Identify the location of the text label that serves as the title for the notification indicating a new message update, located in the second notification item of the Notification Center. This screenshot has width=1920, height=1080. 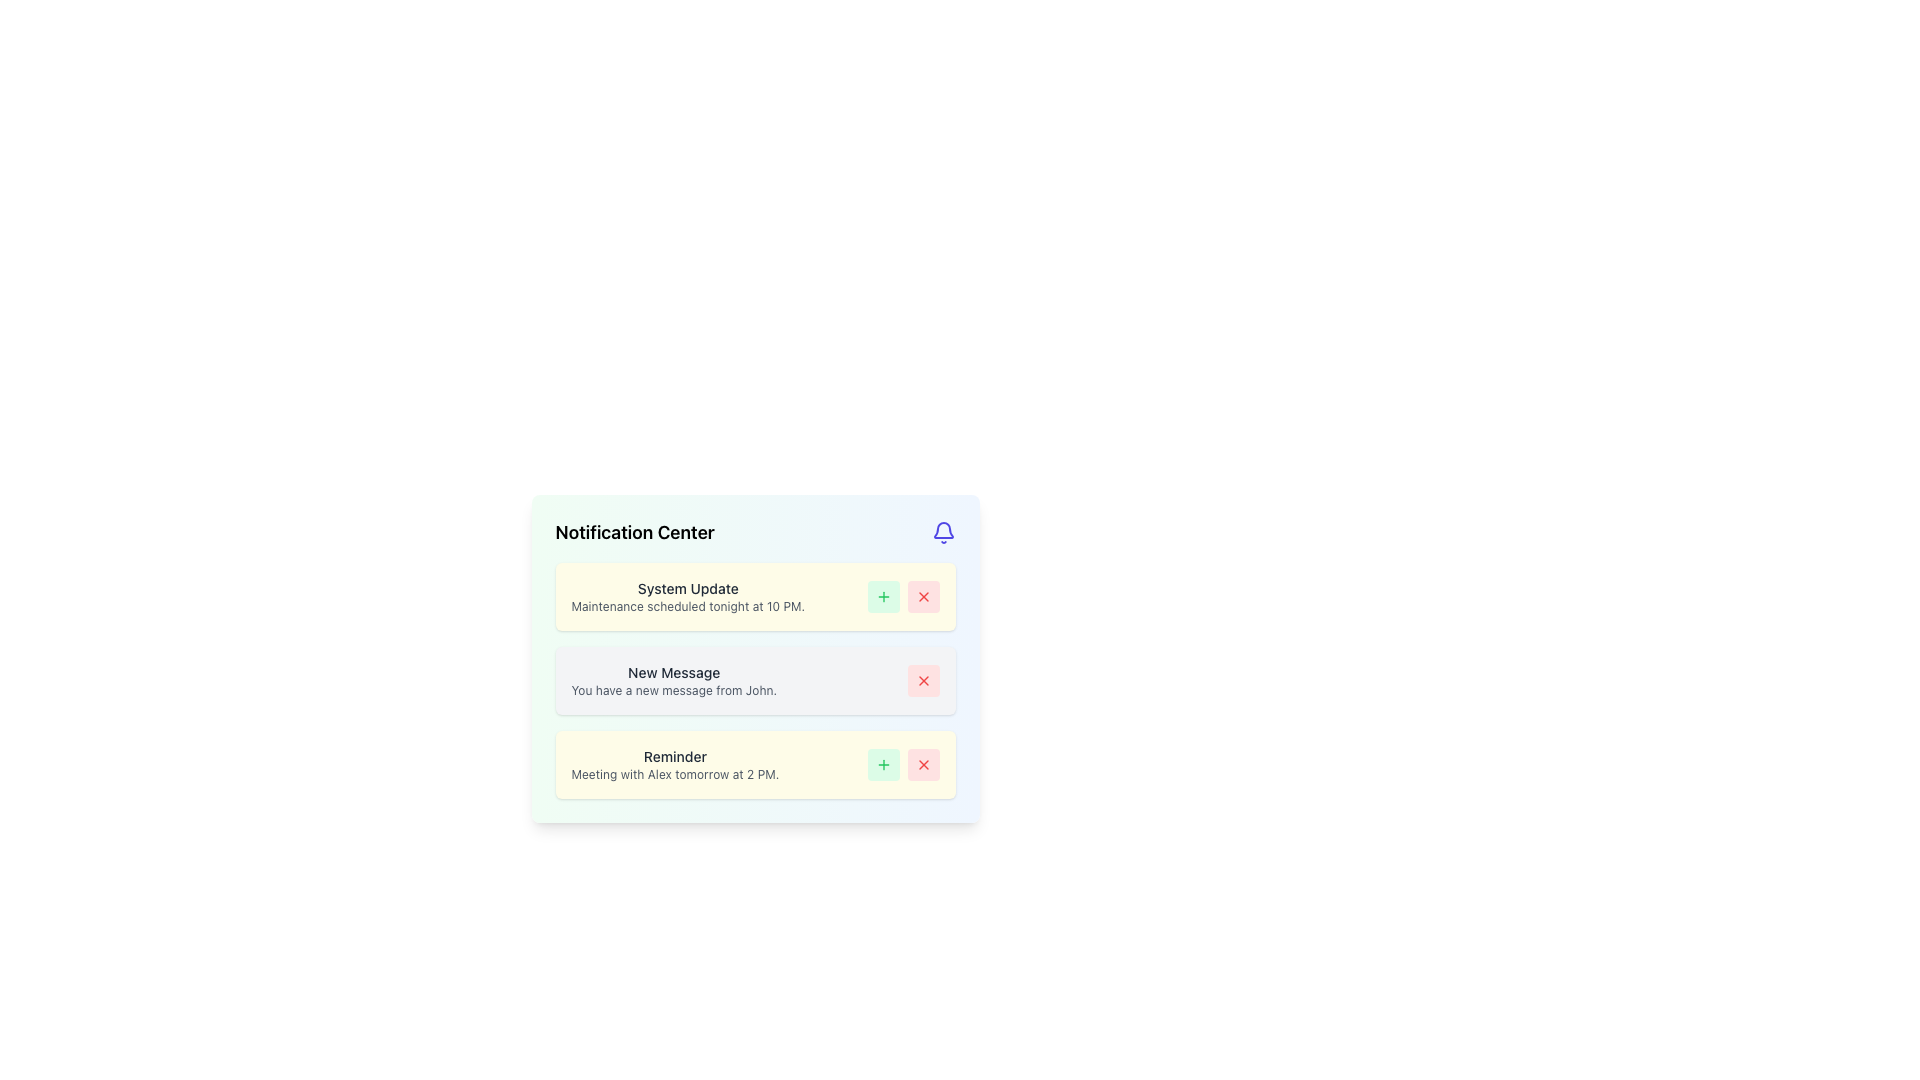
(674, 672).